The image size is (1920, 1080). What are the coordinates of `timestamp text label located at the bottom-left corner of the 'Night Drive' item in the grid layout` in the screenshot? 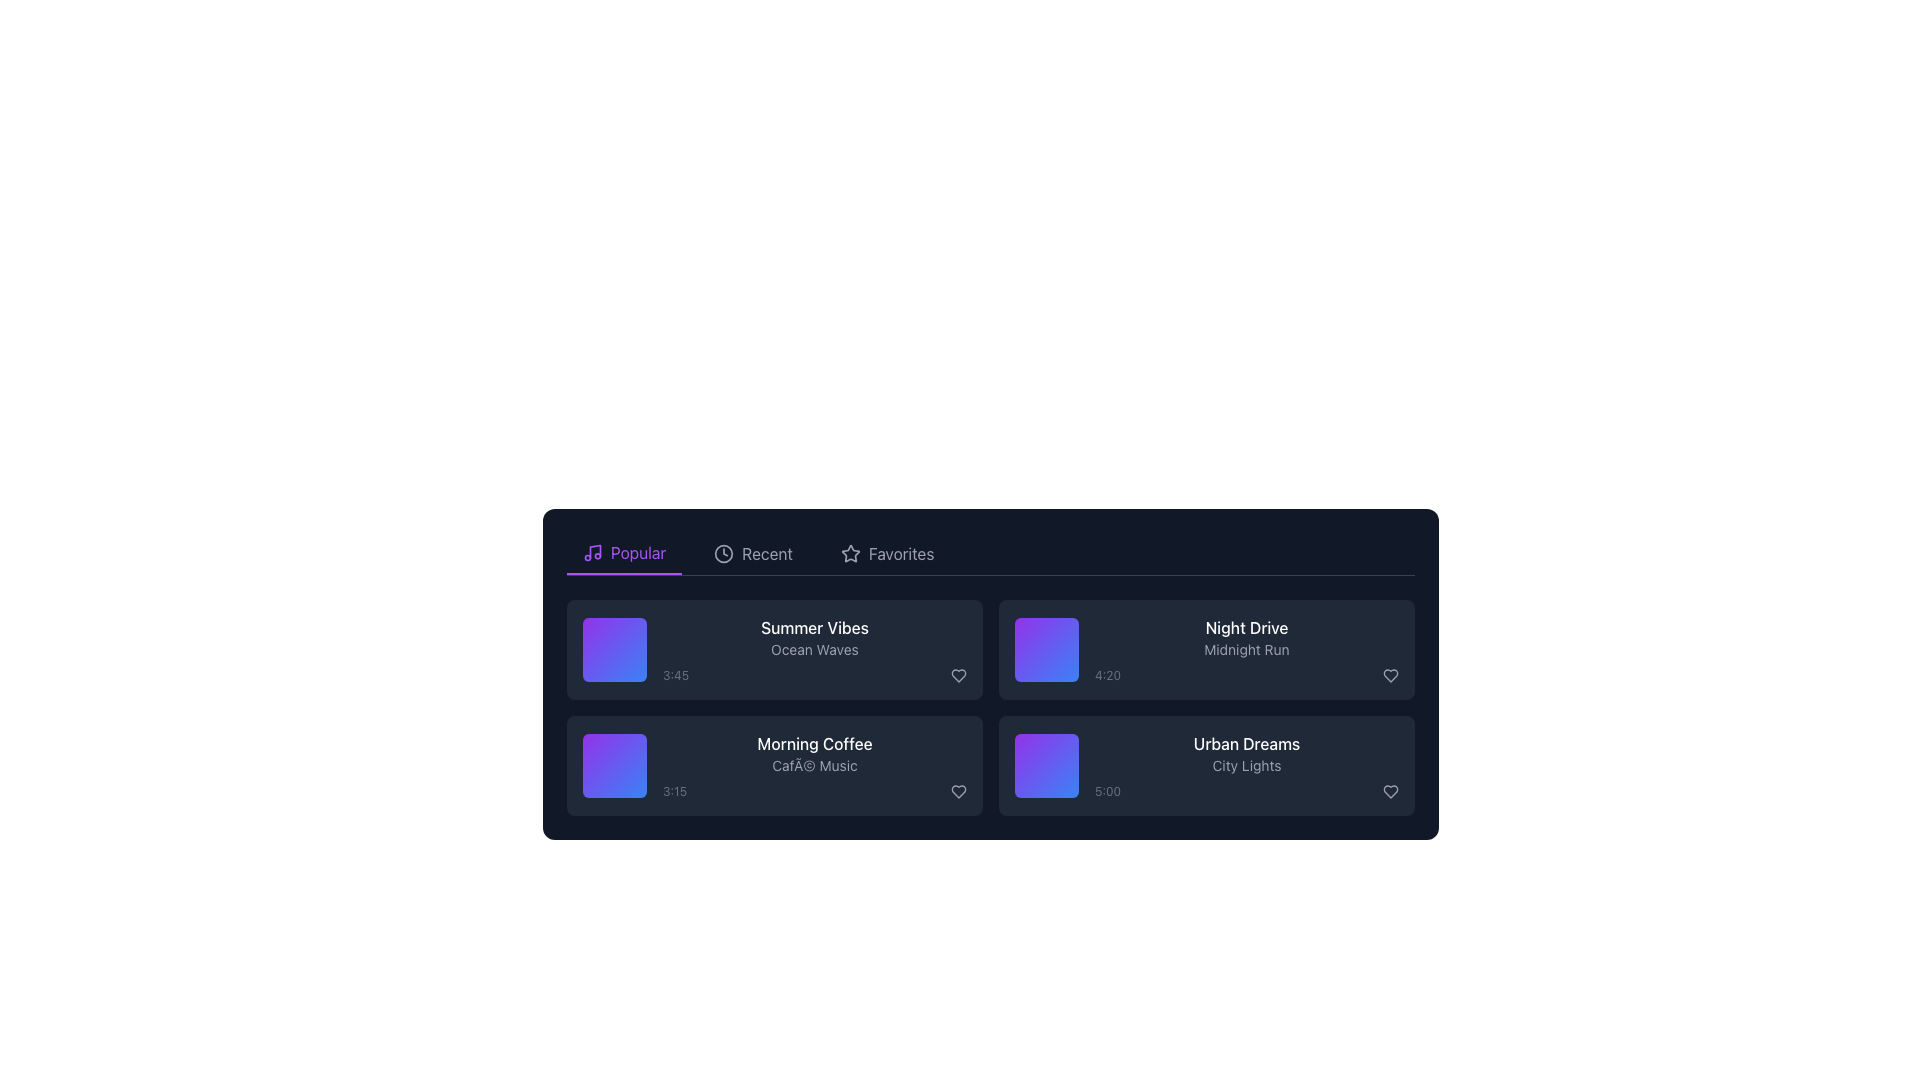 It's located at (1107, 675).